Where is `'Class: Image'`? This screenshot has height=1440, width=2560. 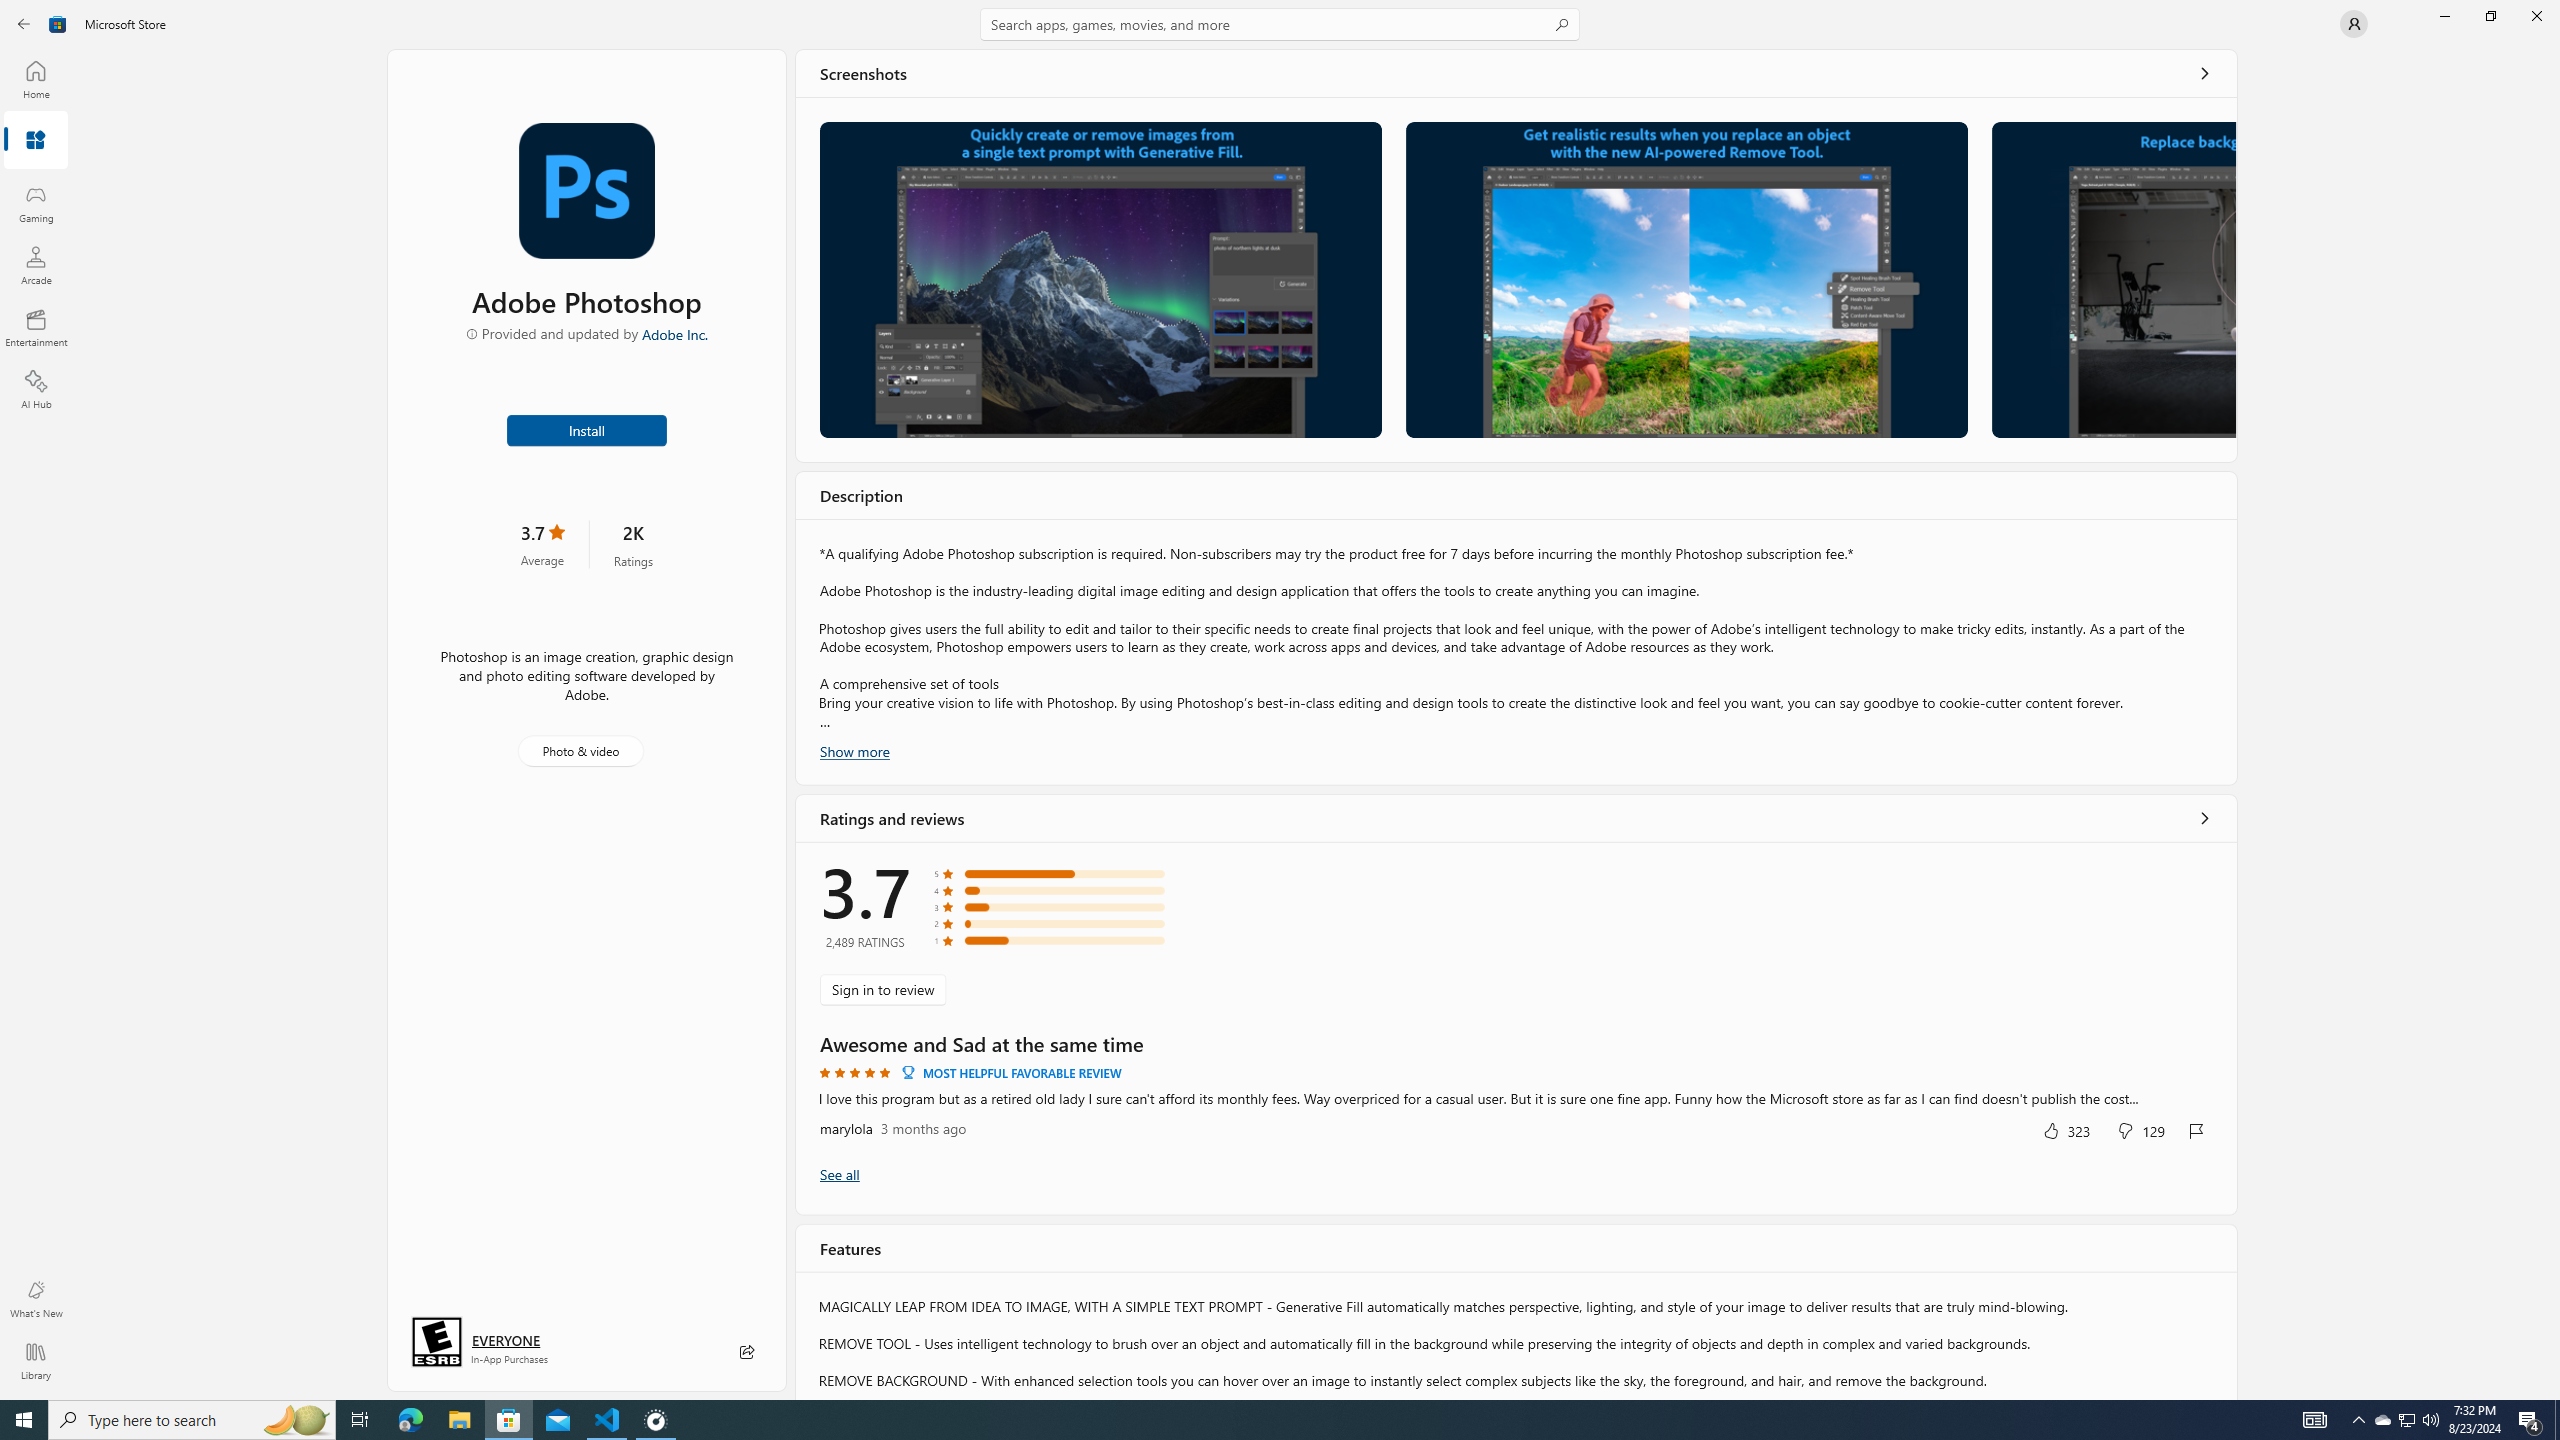 'Class: Image' is located at coordinates (57, 22).